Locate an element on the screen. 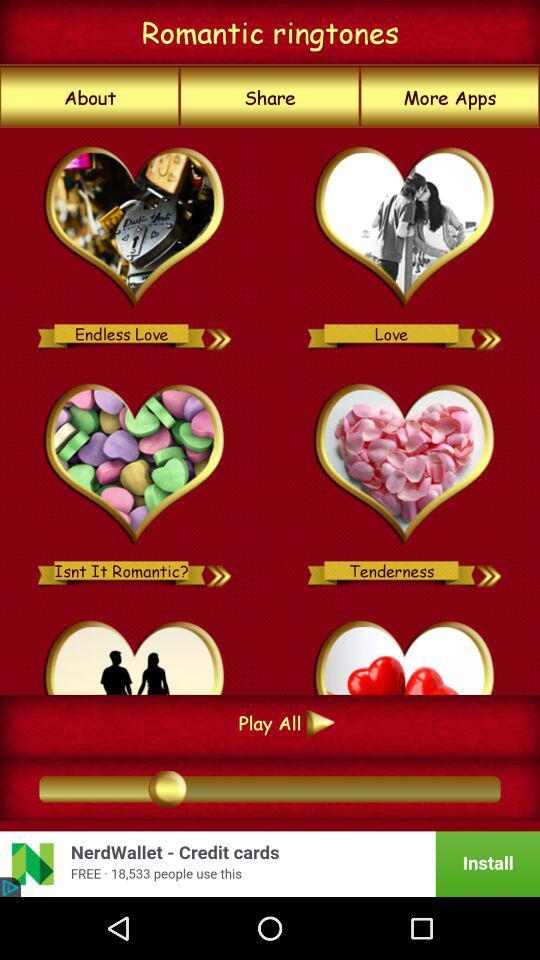 This screenshot has width=540, height=960. option is located at coordinates (135, 465).